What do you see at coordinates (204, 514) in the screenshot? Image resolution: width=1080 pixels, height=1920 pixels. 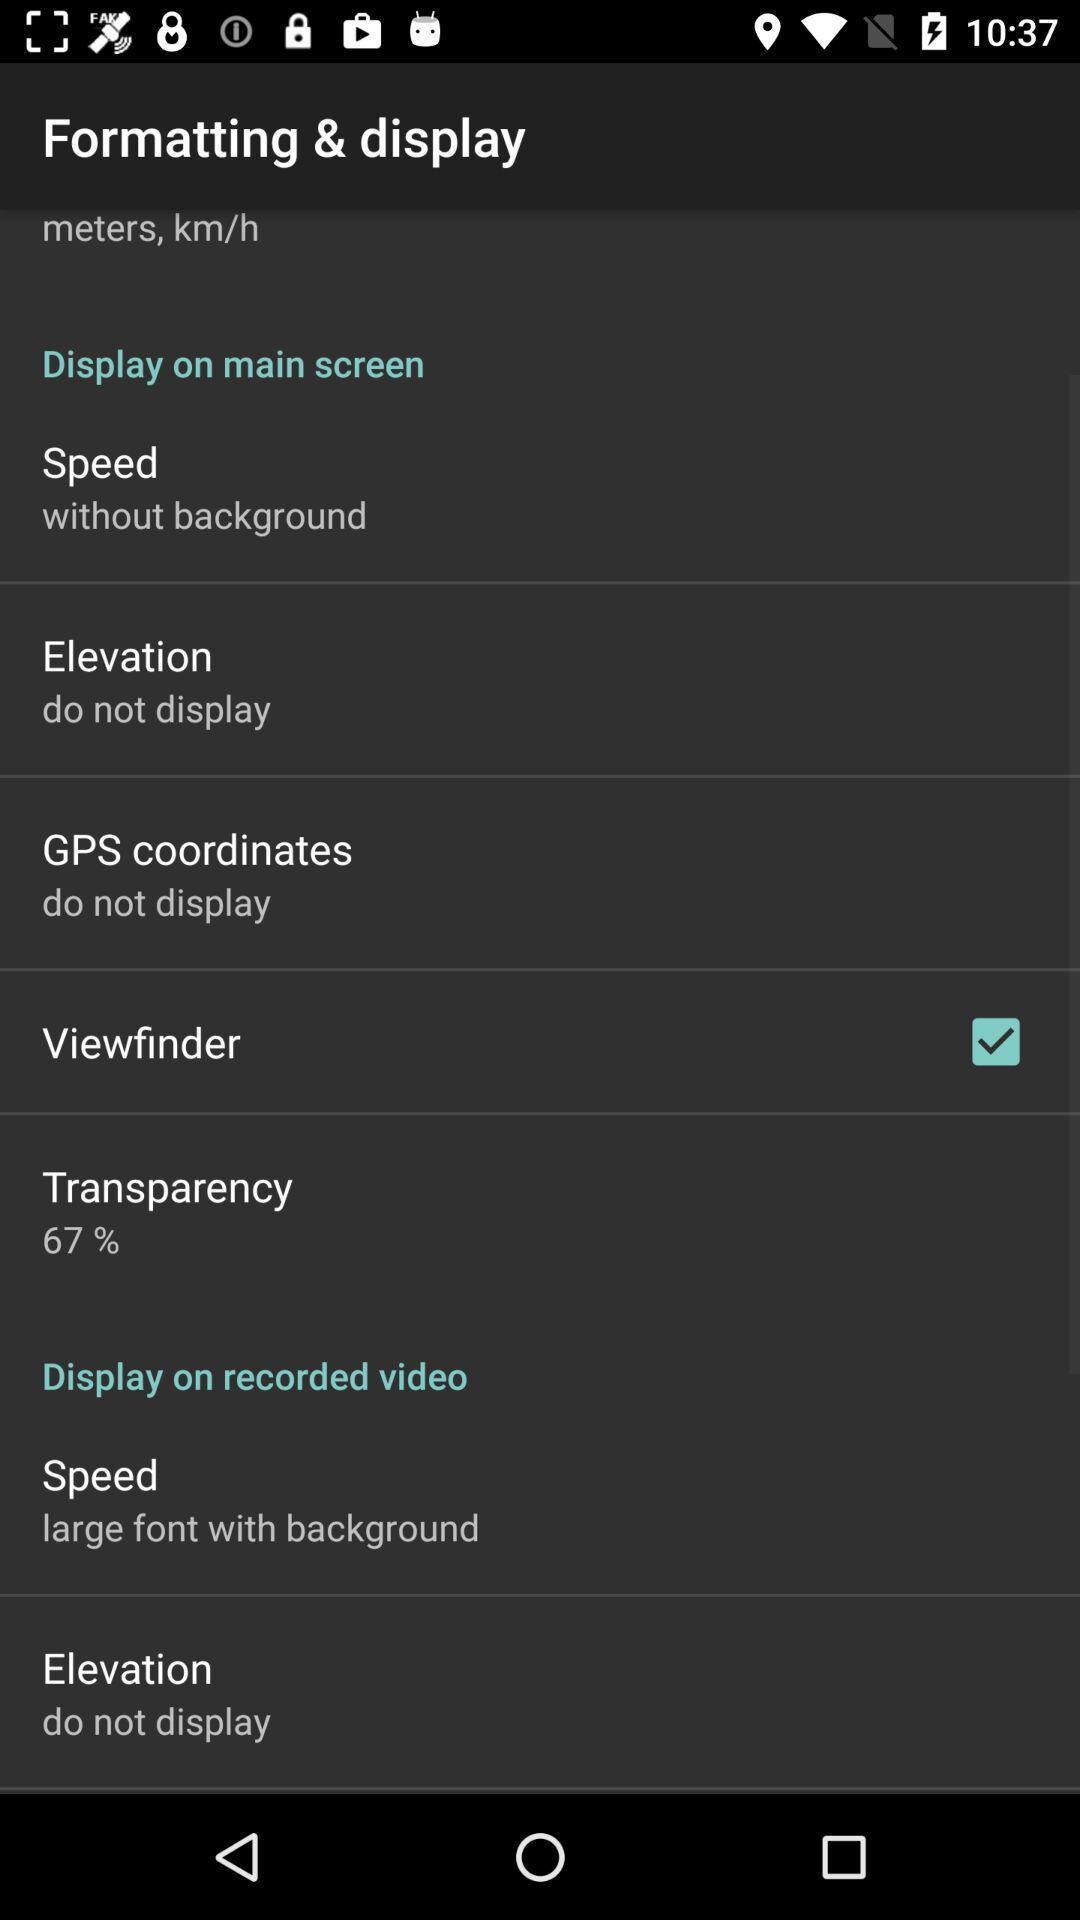 I see `the item above the elevation icon` at bounding box center [204, 514].